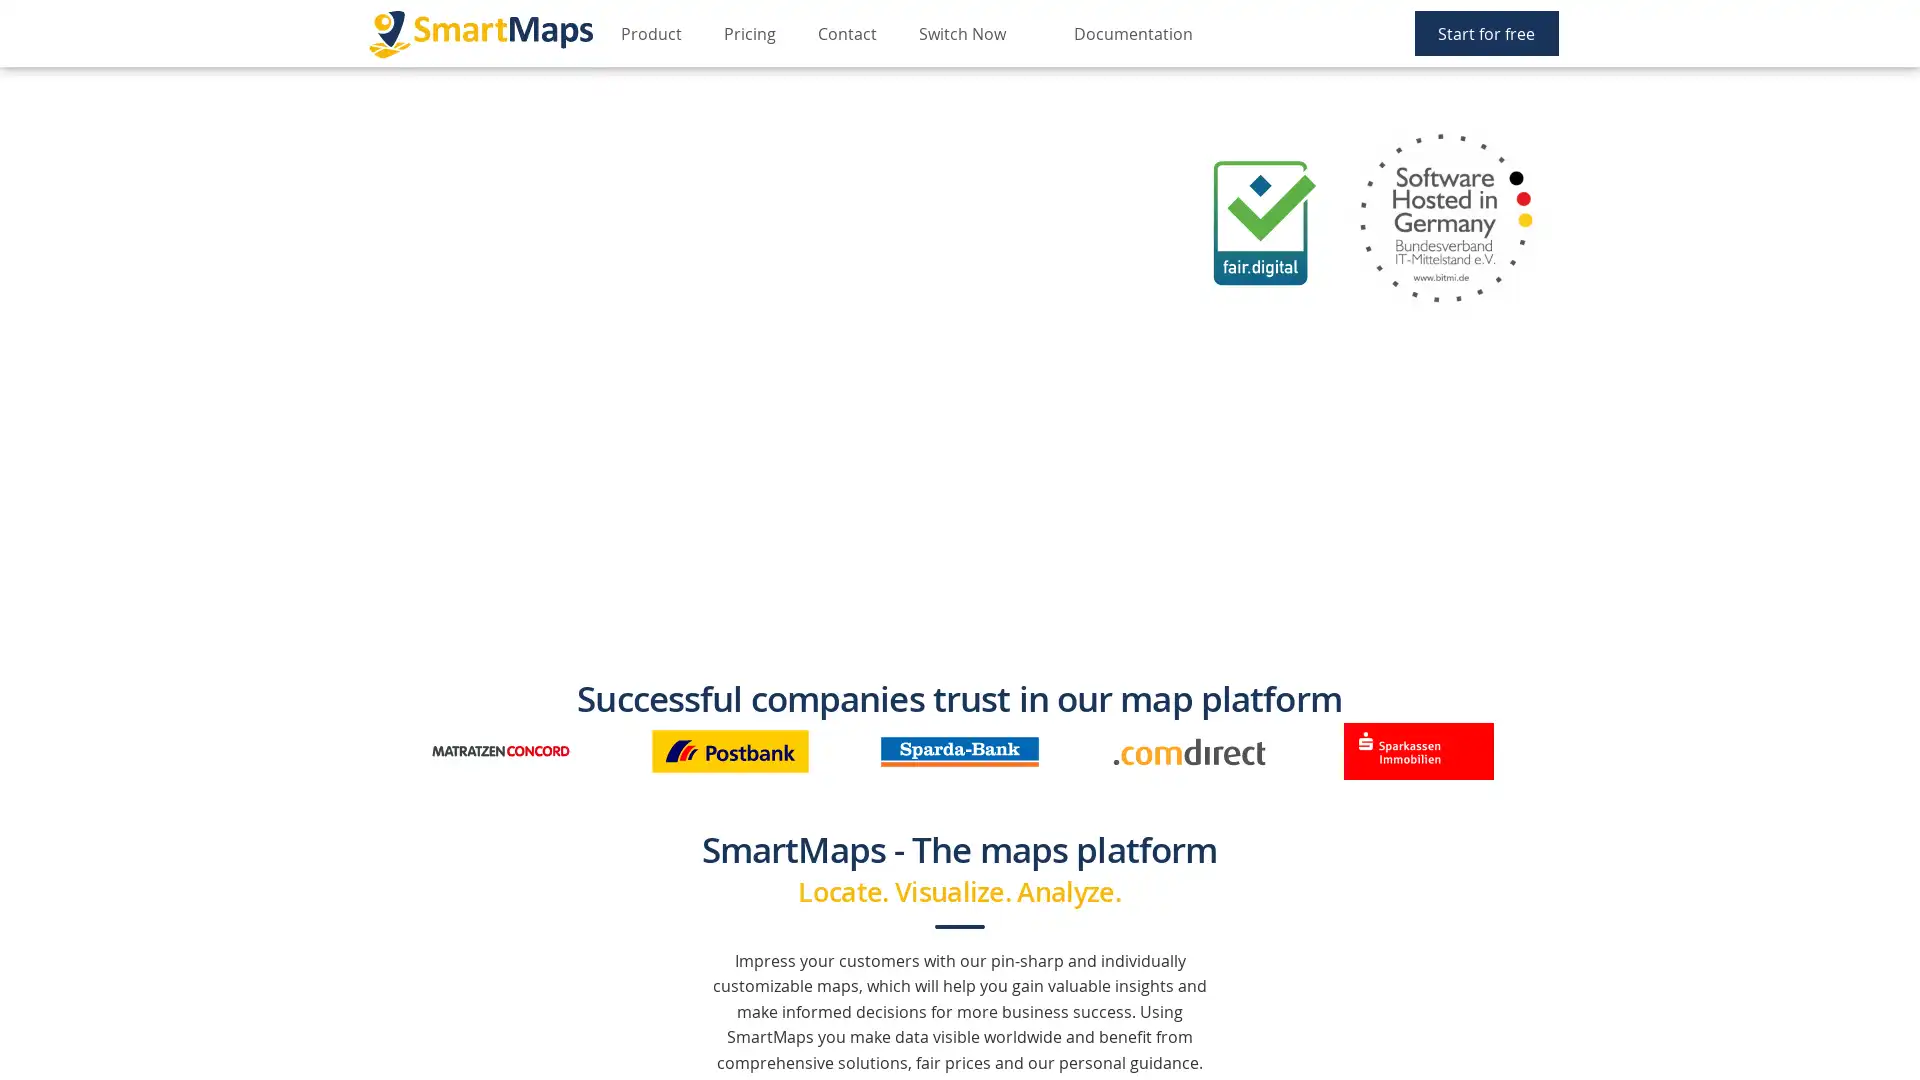 The image size is (1920, 1080). I want to click on Zoom out, so click(27, 123).